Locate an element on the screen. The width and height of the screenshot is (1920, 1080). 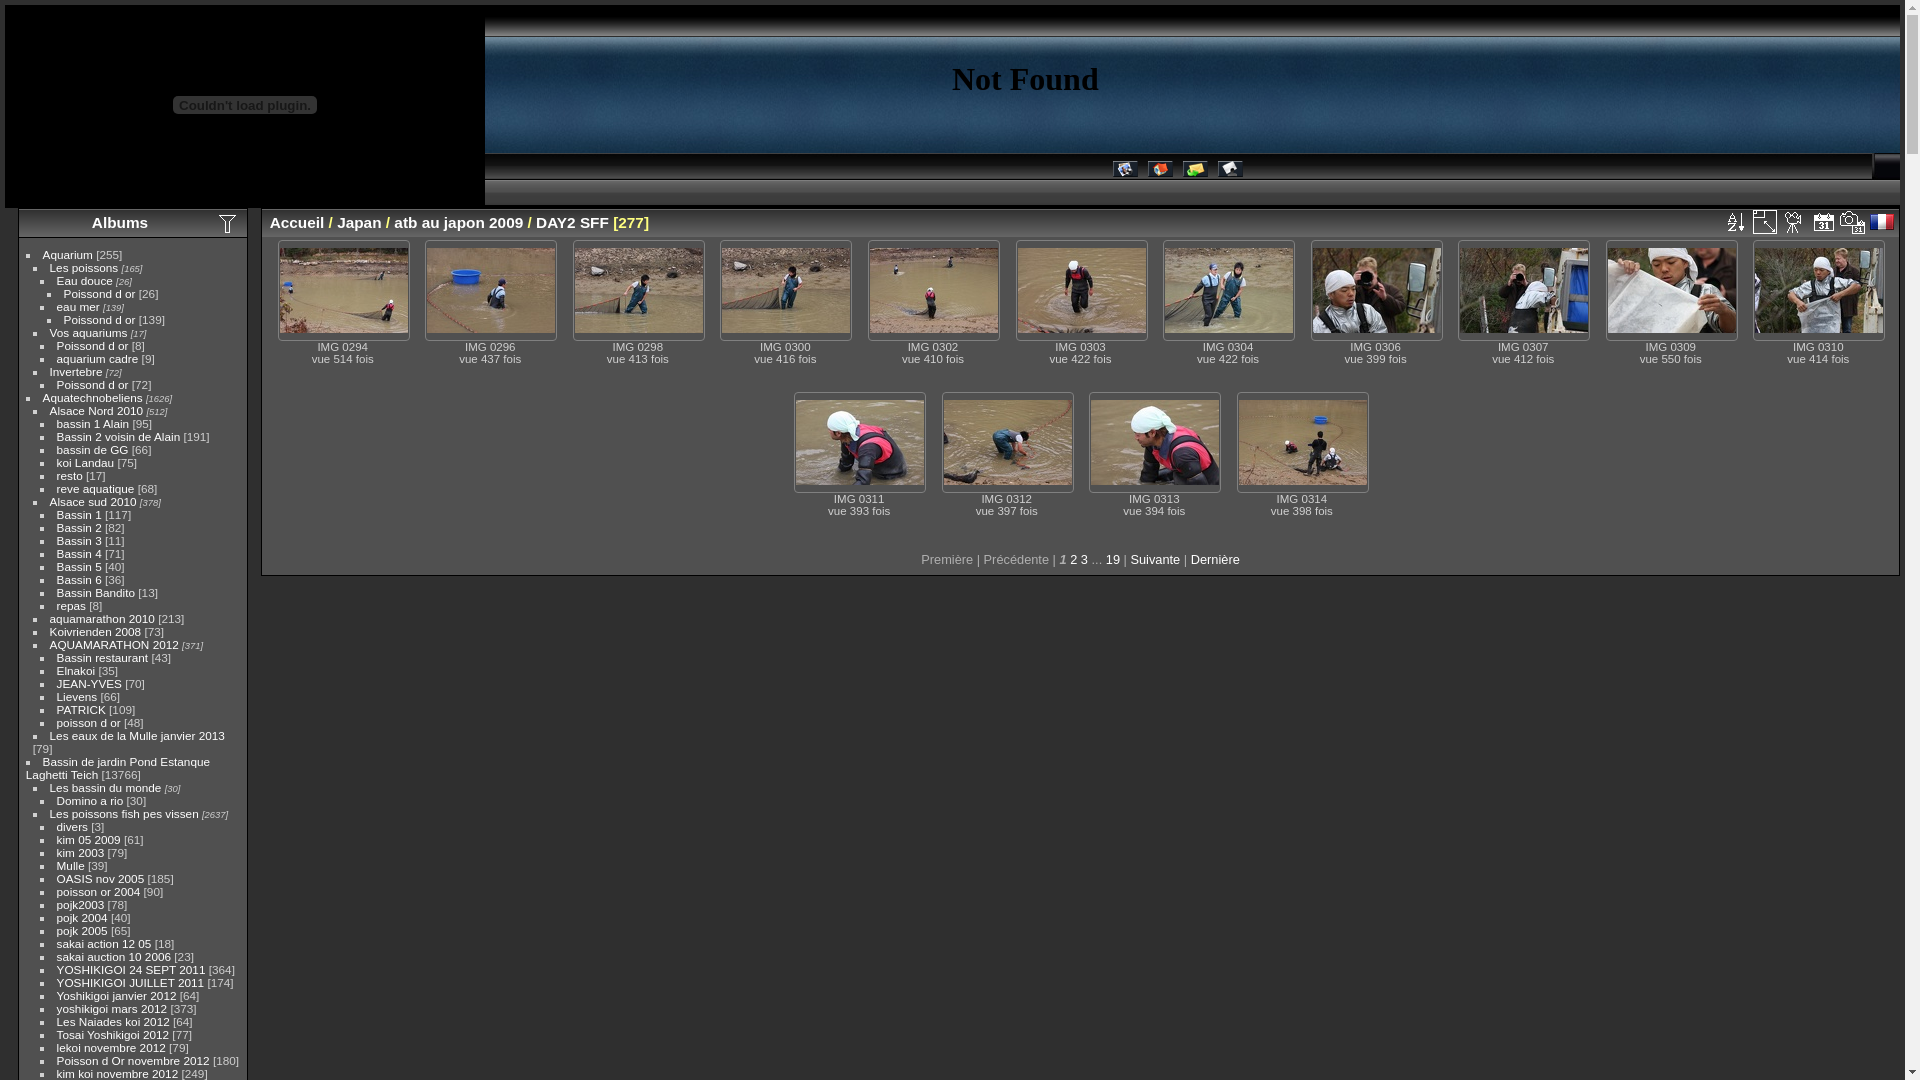
'kim 2003' is located at coordinates (80, 852).